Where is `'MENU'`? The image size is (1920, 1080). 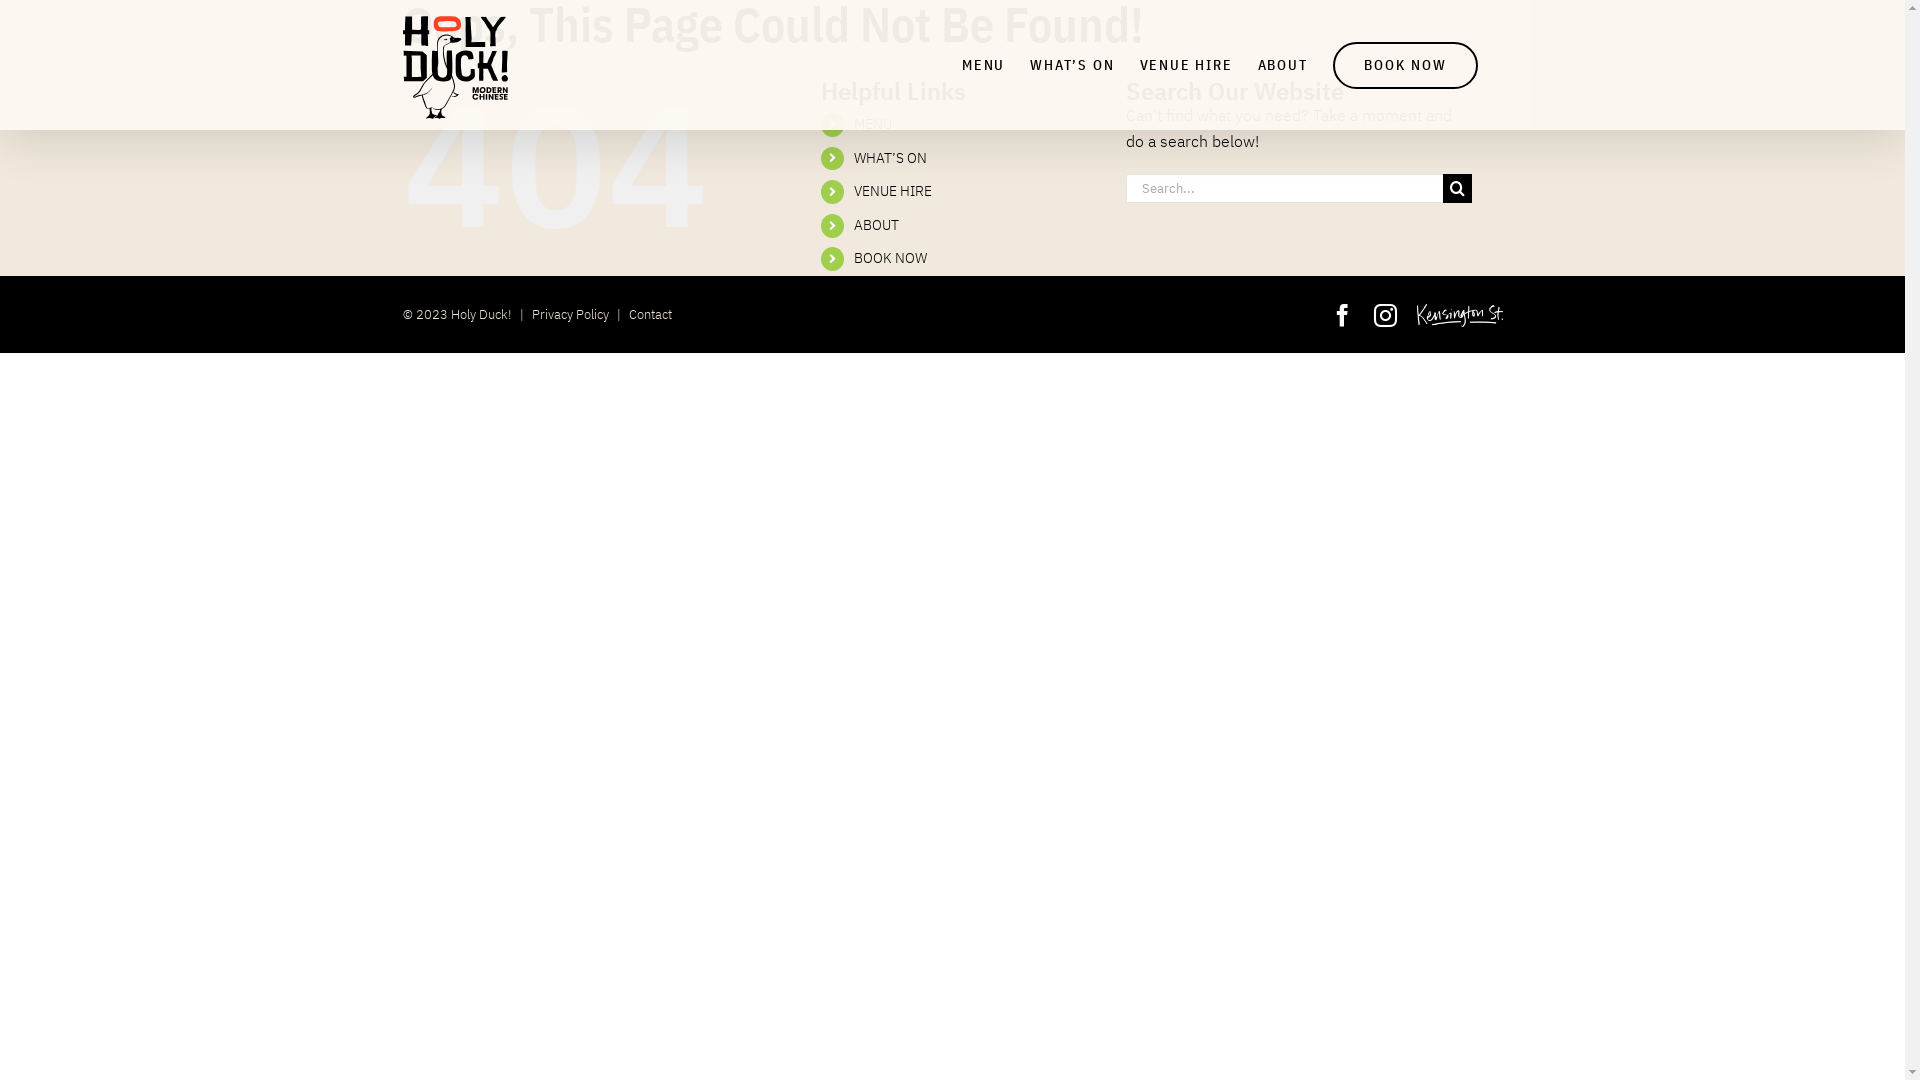
'MENU' is located at coordinates (983, 64).